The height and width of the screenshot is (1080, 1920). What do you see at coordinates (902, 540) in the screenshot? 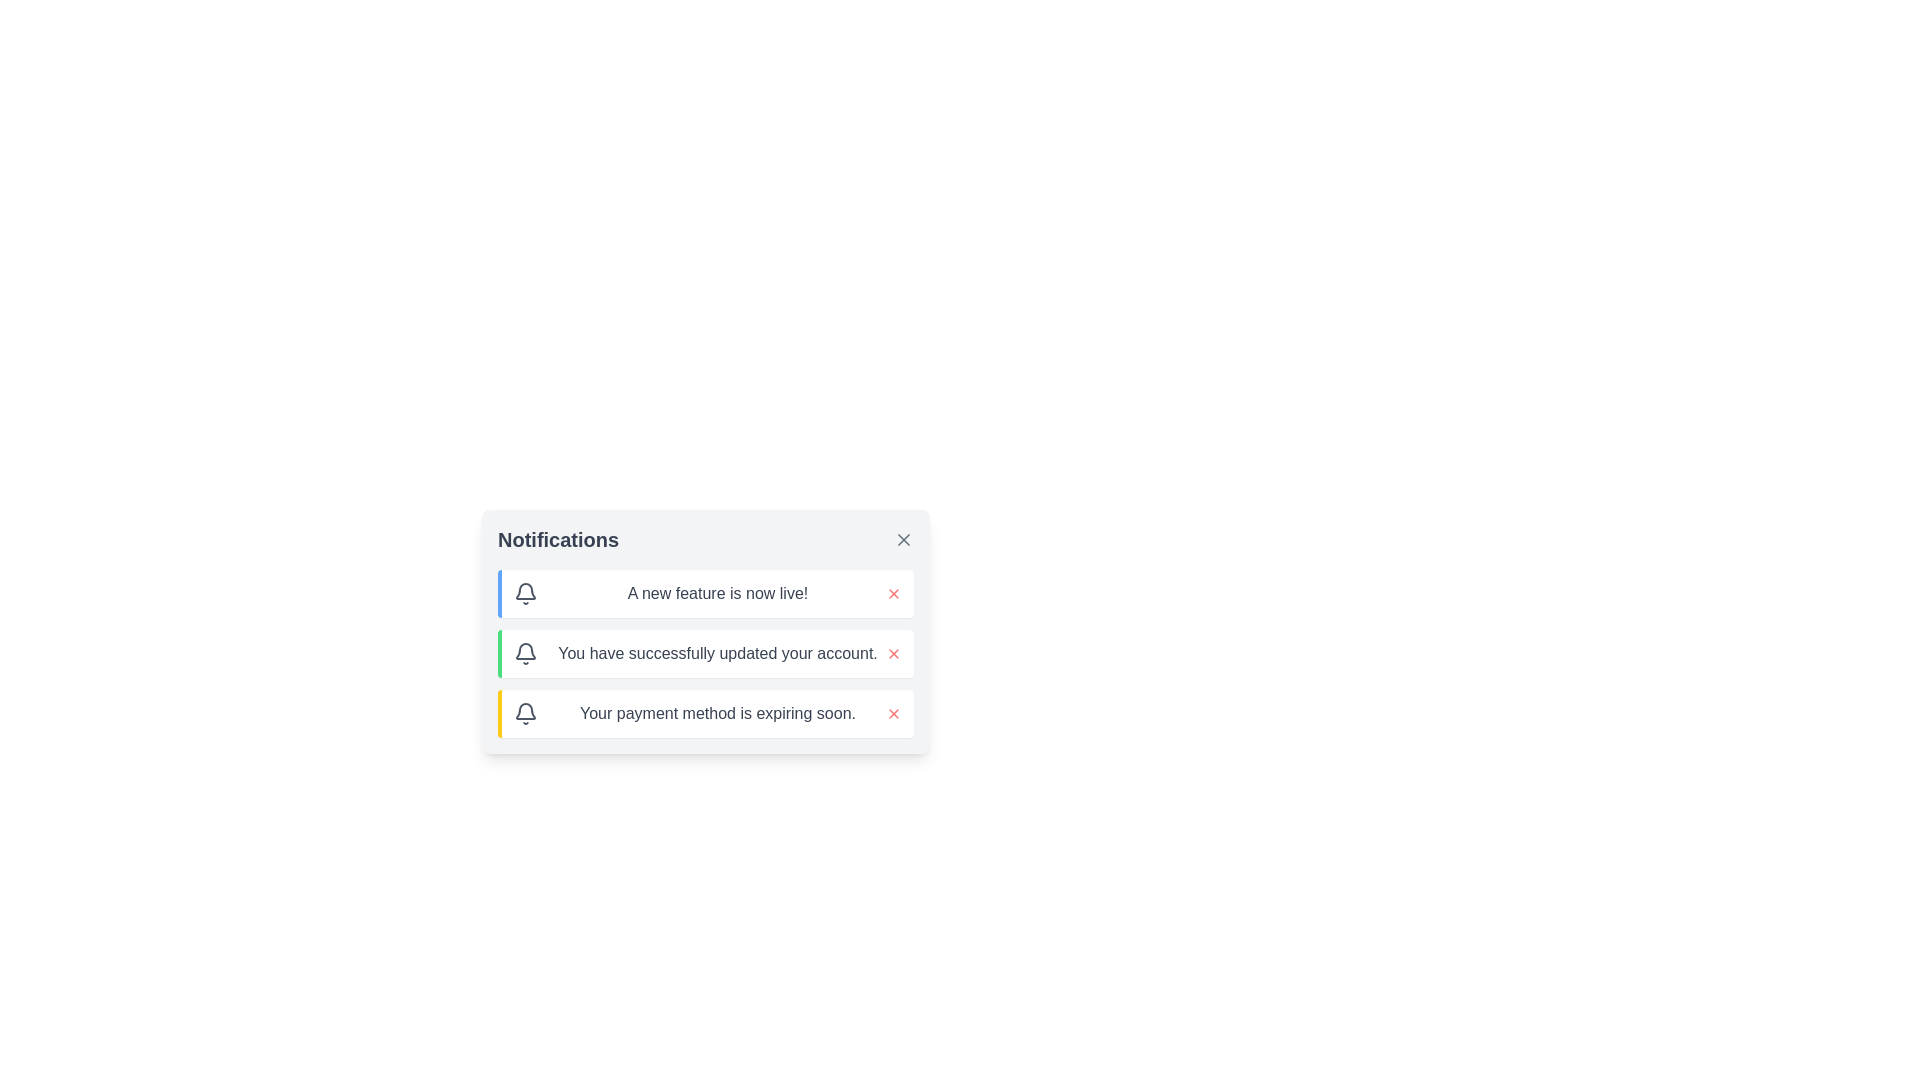
I see `the close icon button represented by an 'X' mark in gray color, located at the top right corner of the Notifications section header` at bounding box center [902, 540].